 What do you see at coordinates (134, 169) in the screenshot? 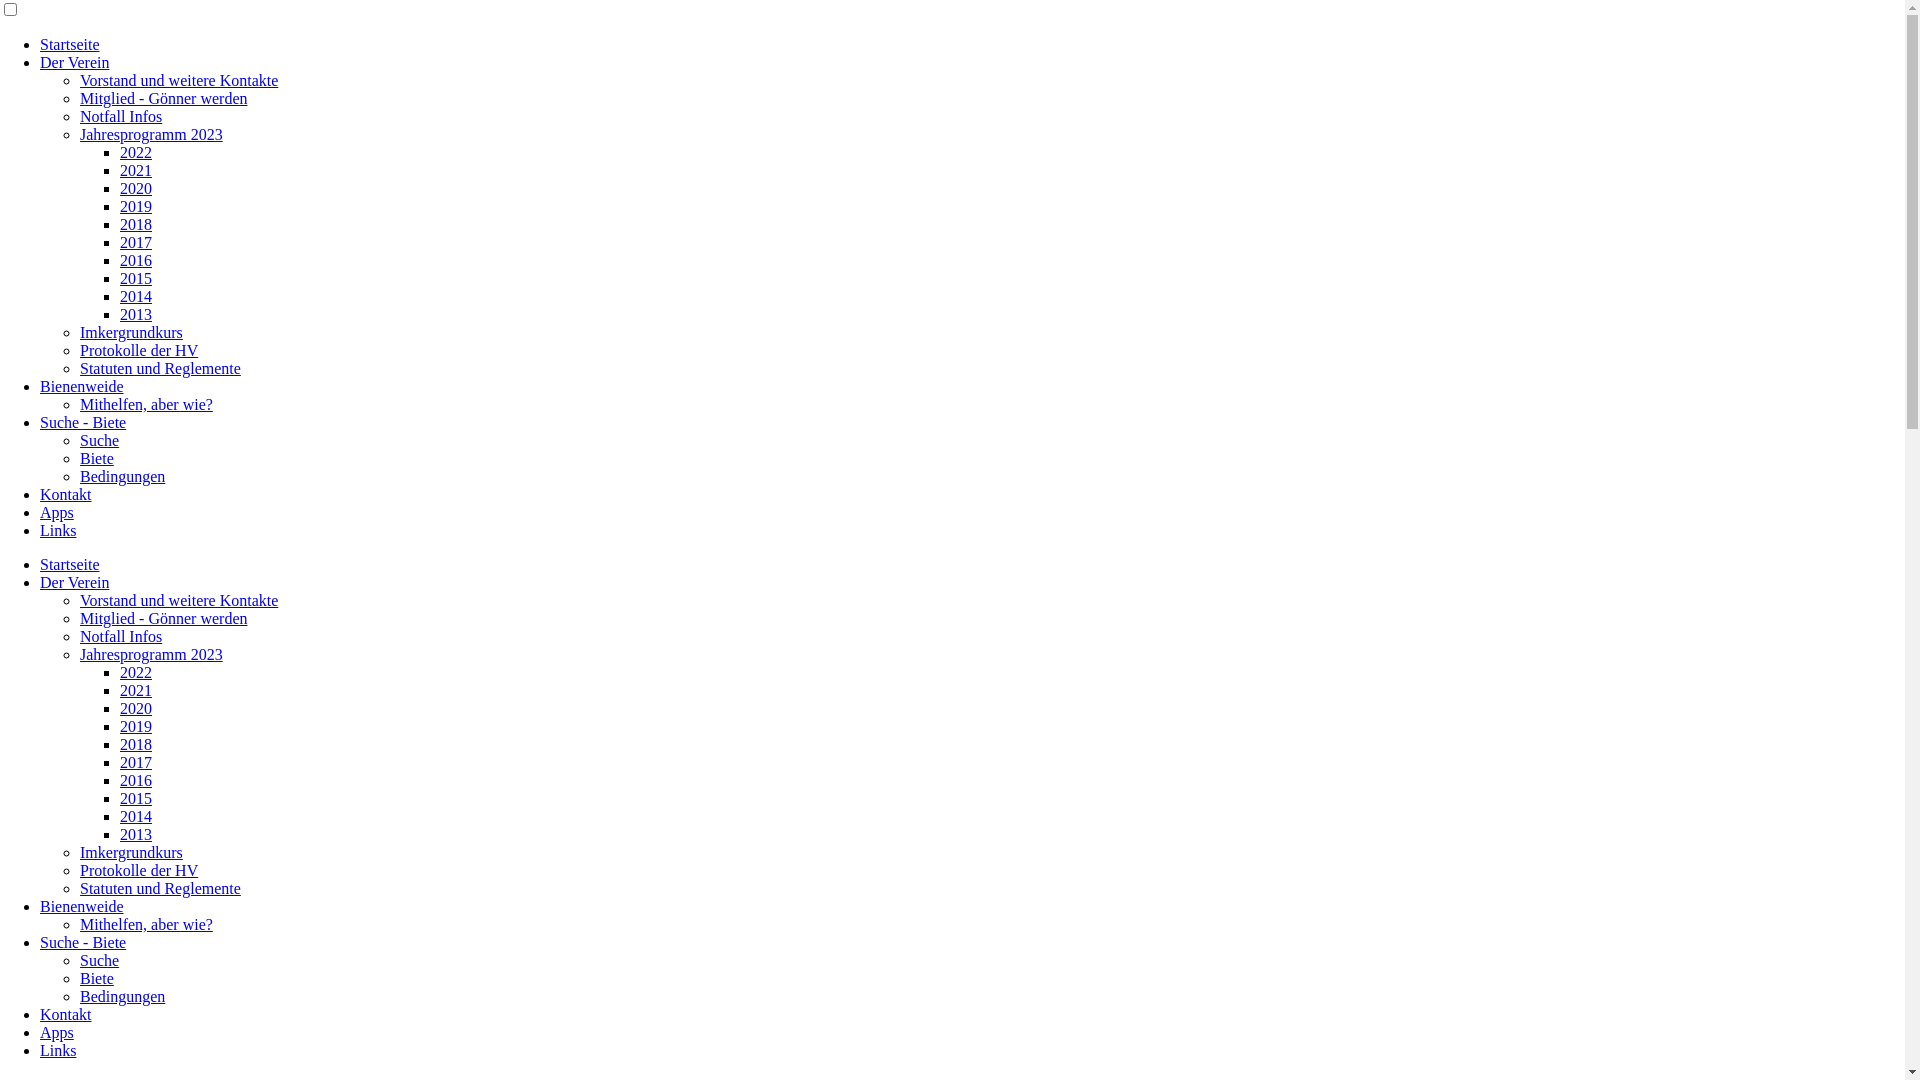
I see `'2021'` at bounding box center [134, 169].